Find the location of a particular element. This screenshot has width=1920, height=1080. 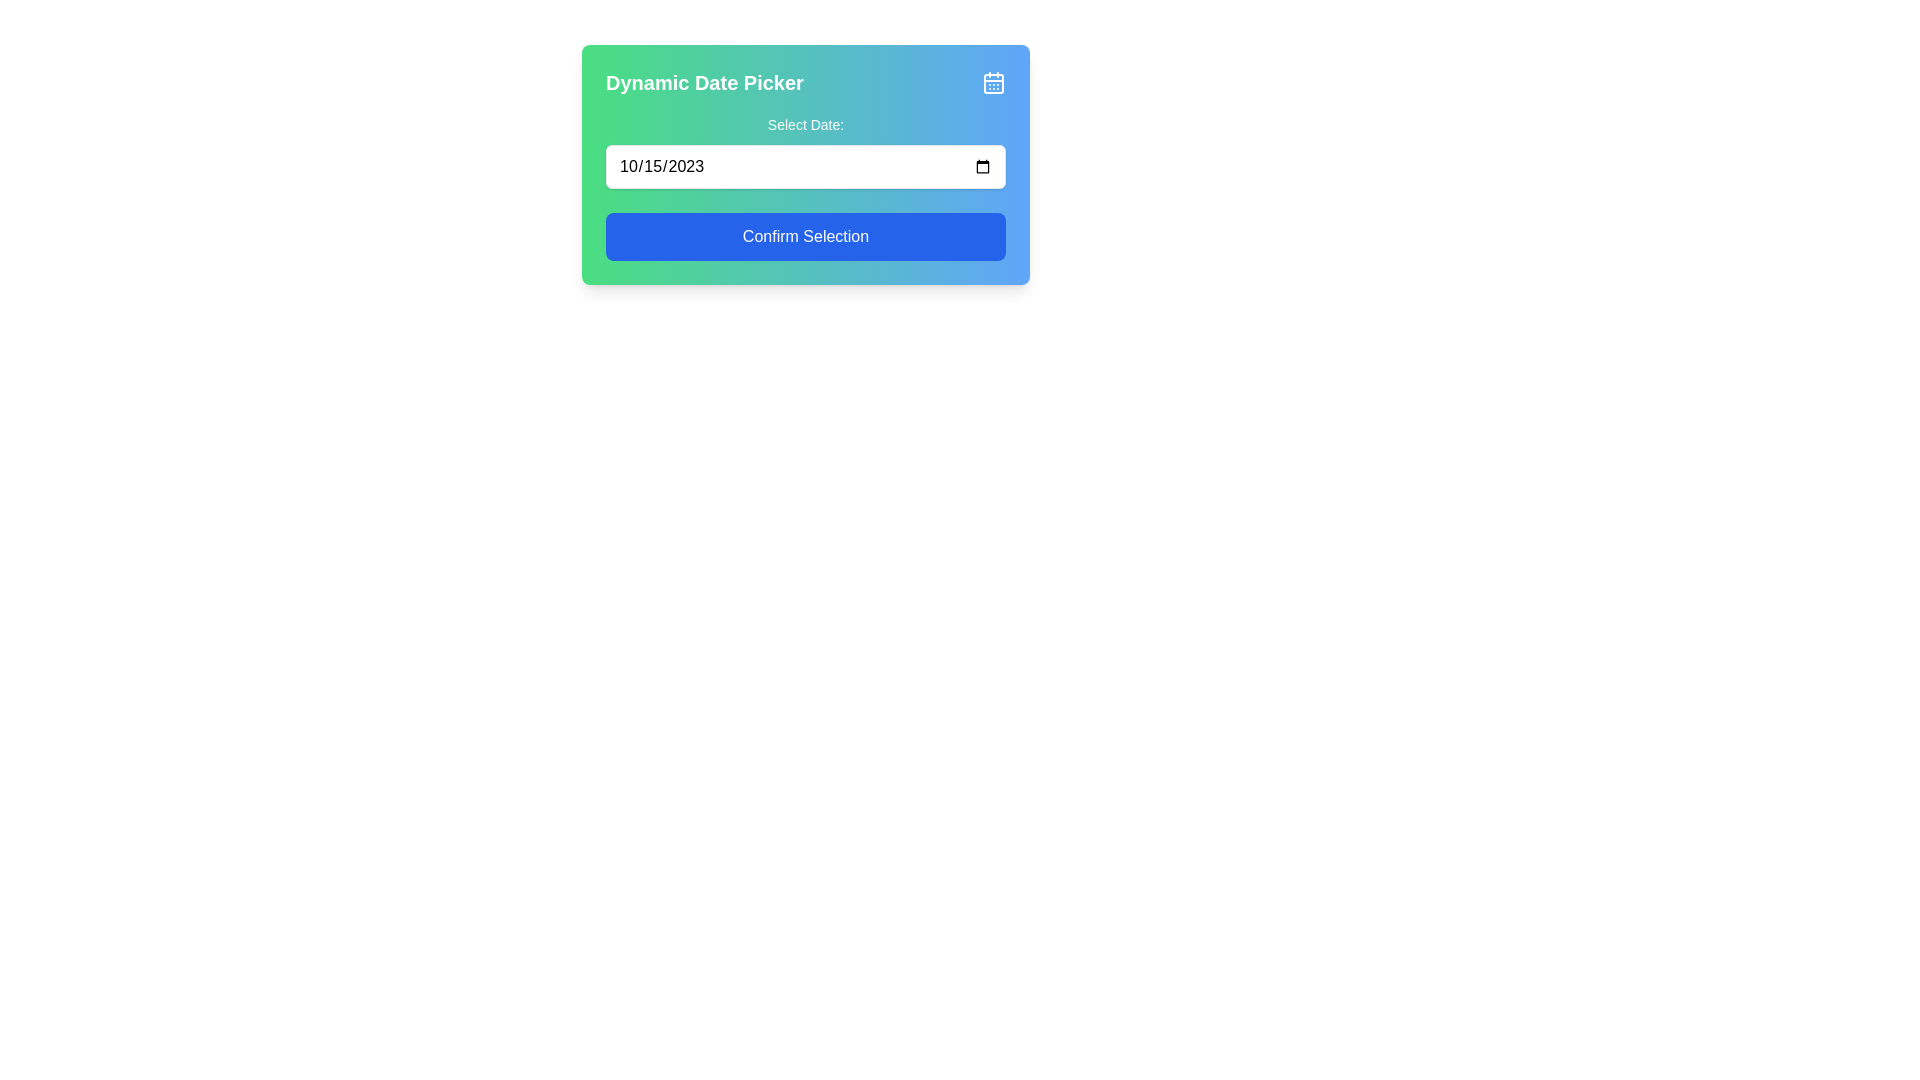

the 'Dynamic Date Picker' text label displayed in a bold and large font against a gradient green-to-blue background is located at coordinates (705, 82).